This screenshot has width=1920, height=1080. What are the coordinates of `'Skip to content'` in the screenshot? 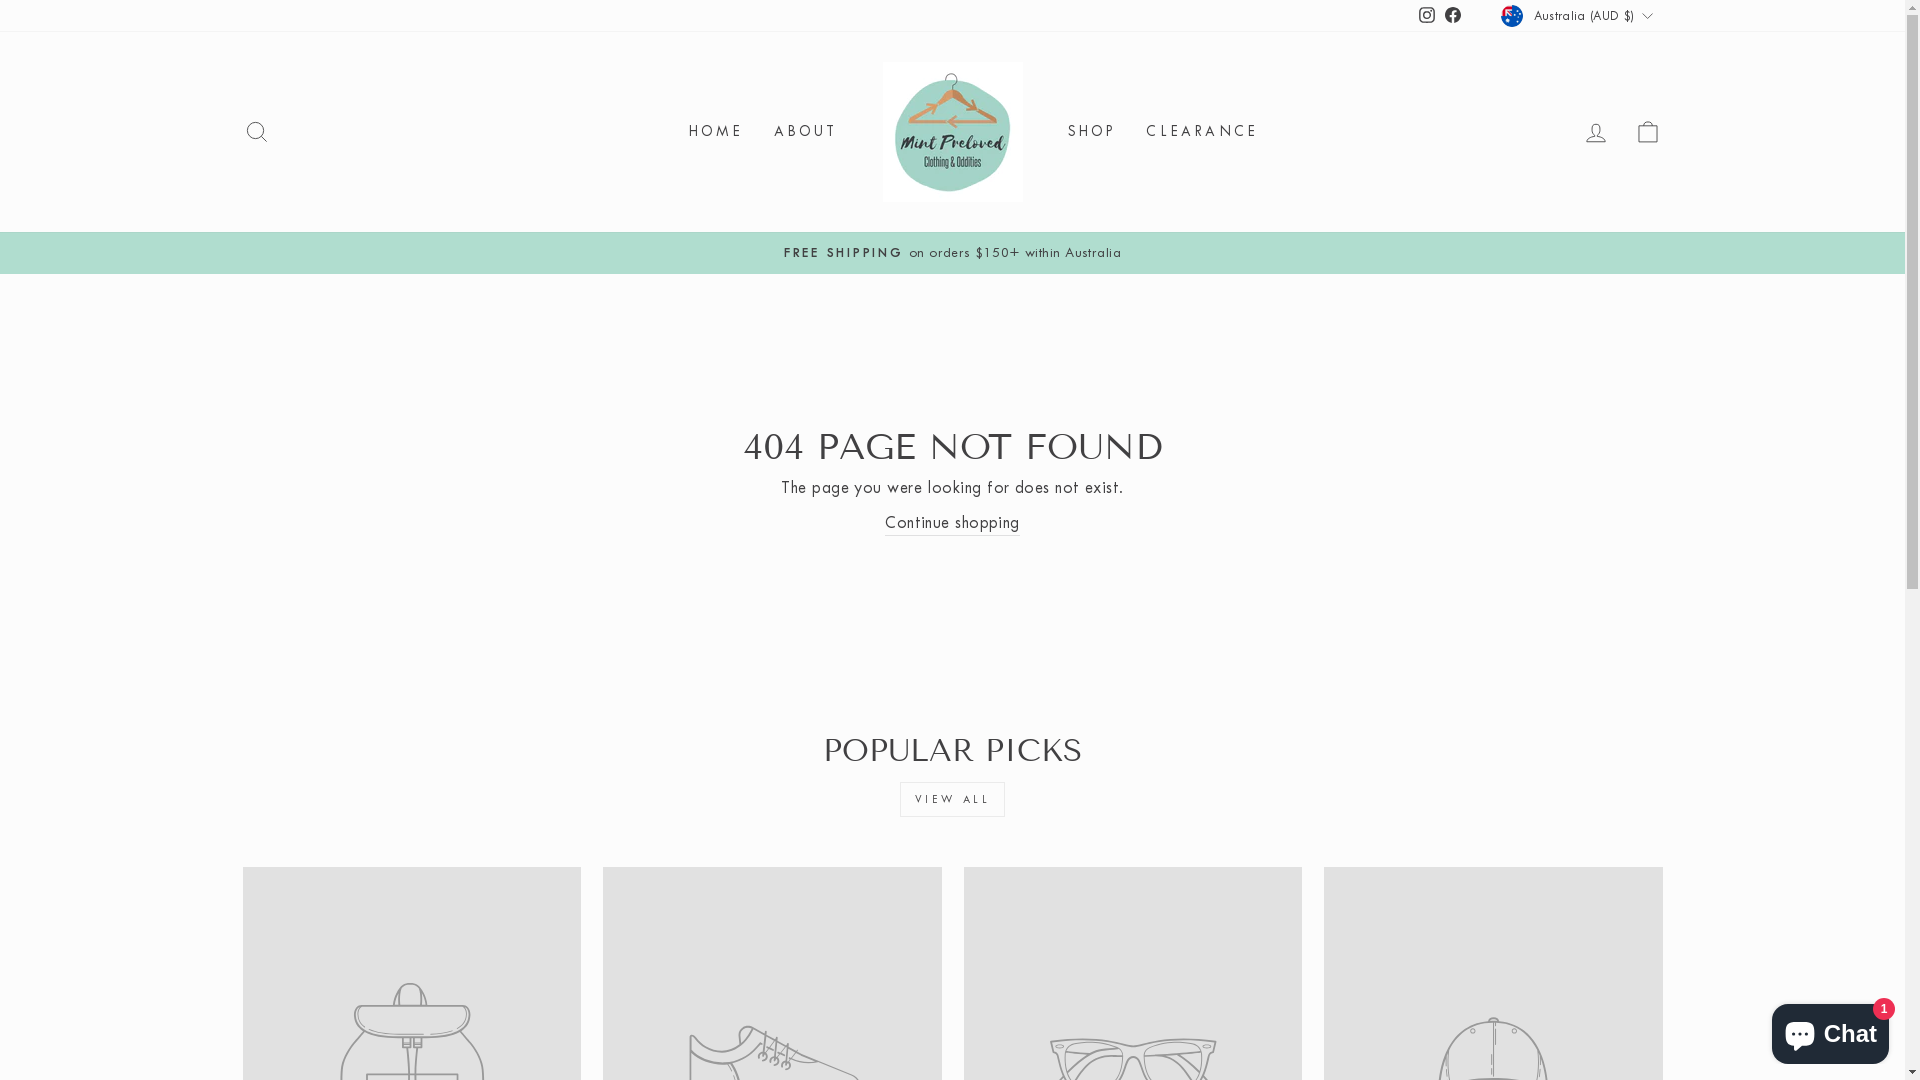 It's located at (0, 0).